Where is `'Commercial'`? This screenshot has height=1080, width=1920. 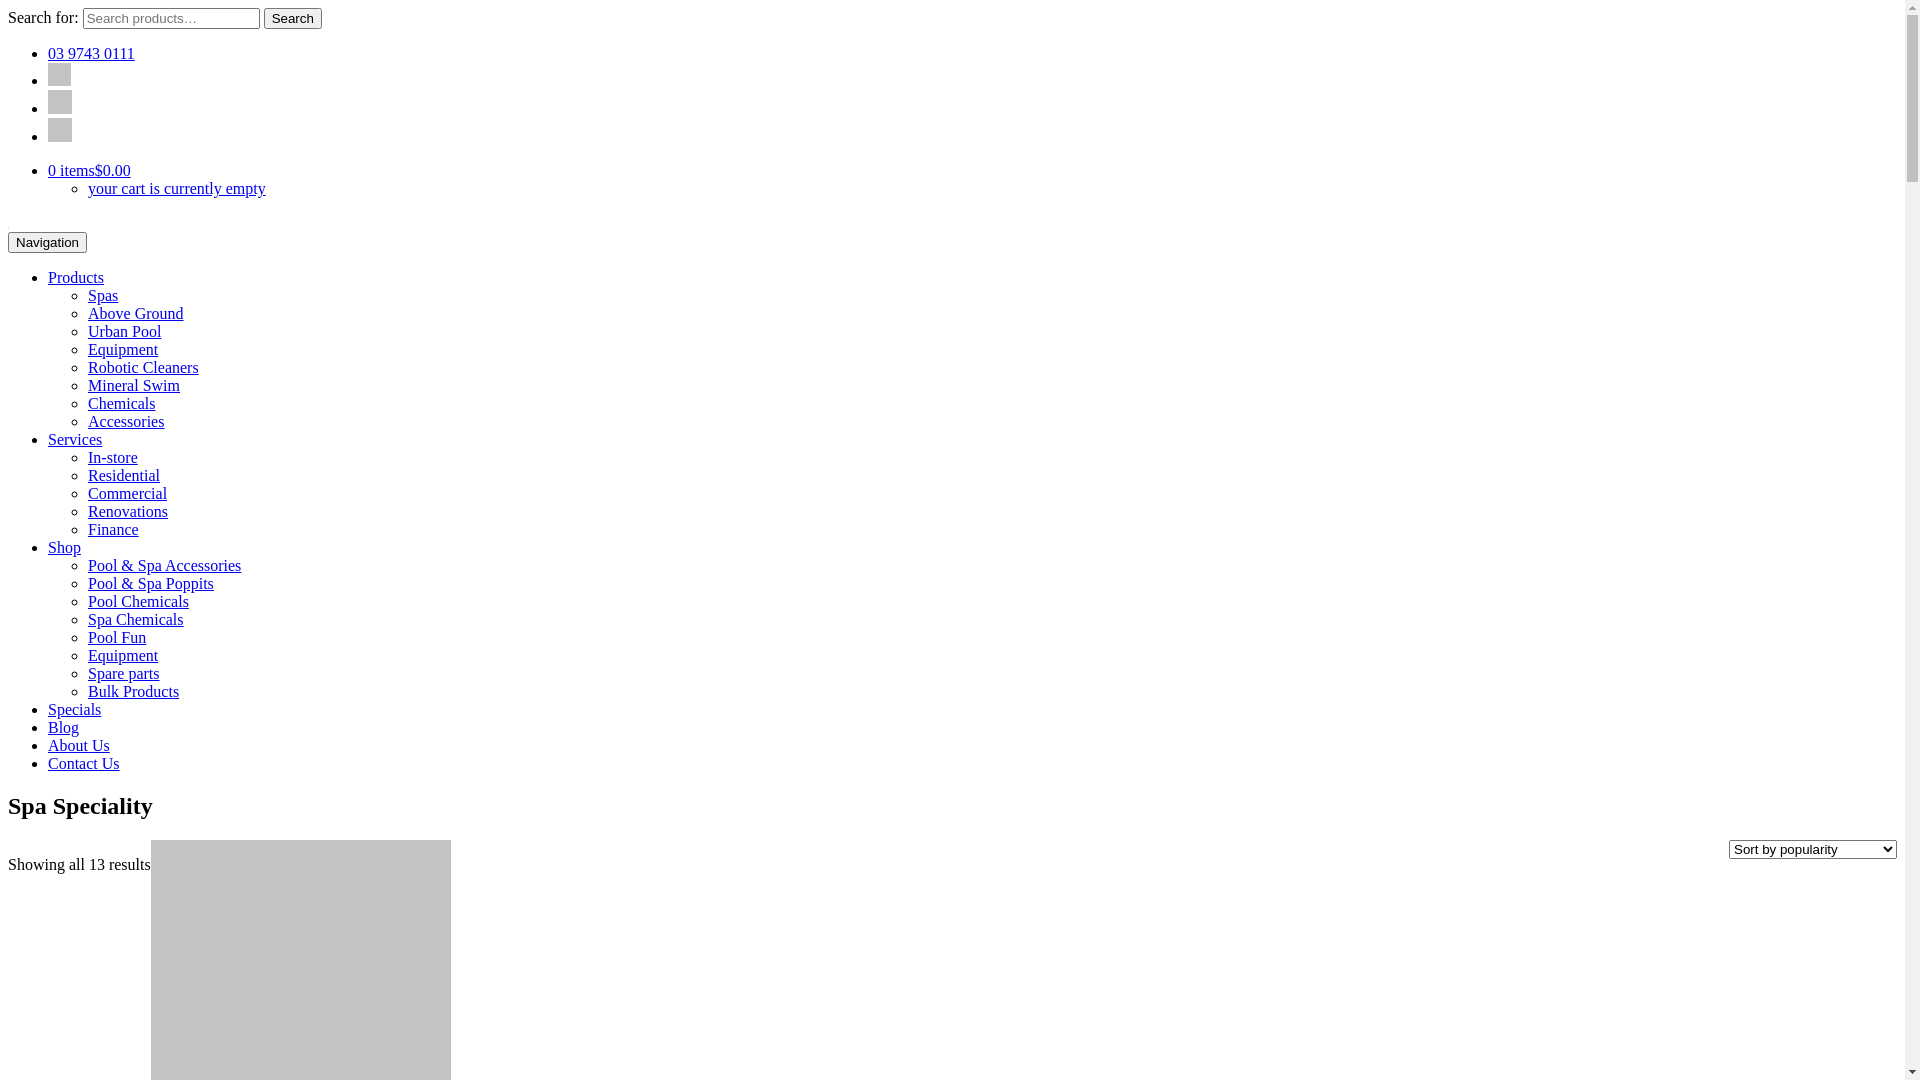 'Commercial' is located at coordinates (126, 493).